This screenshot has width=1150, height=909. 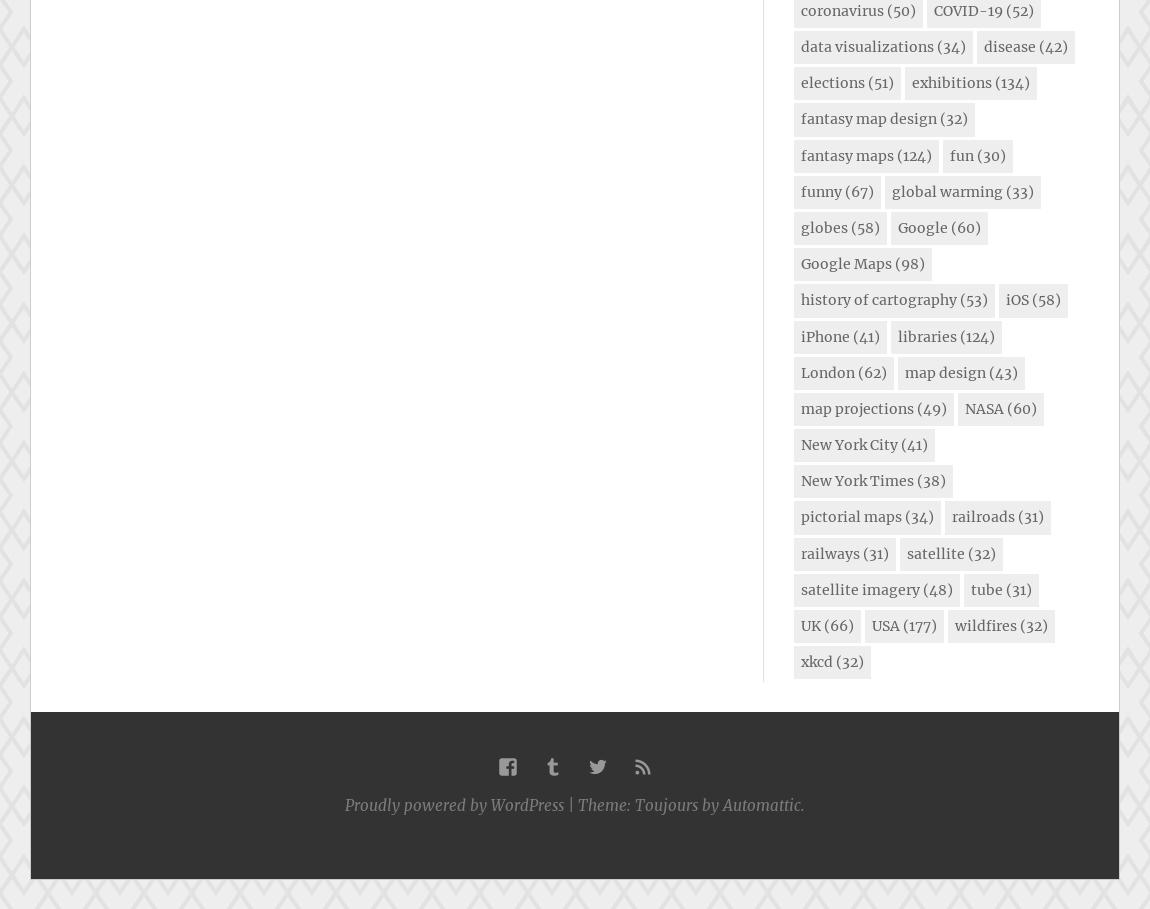 I want to click on '(52)', so click(x=1018, y=8).